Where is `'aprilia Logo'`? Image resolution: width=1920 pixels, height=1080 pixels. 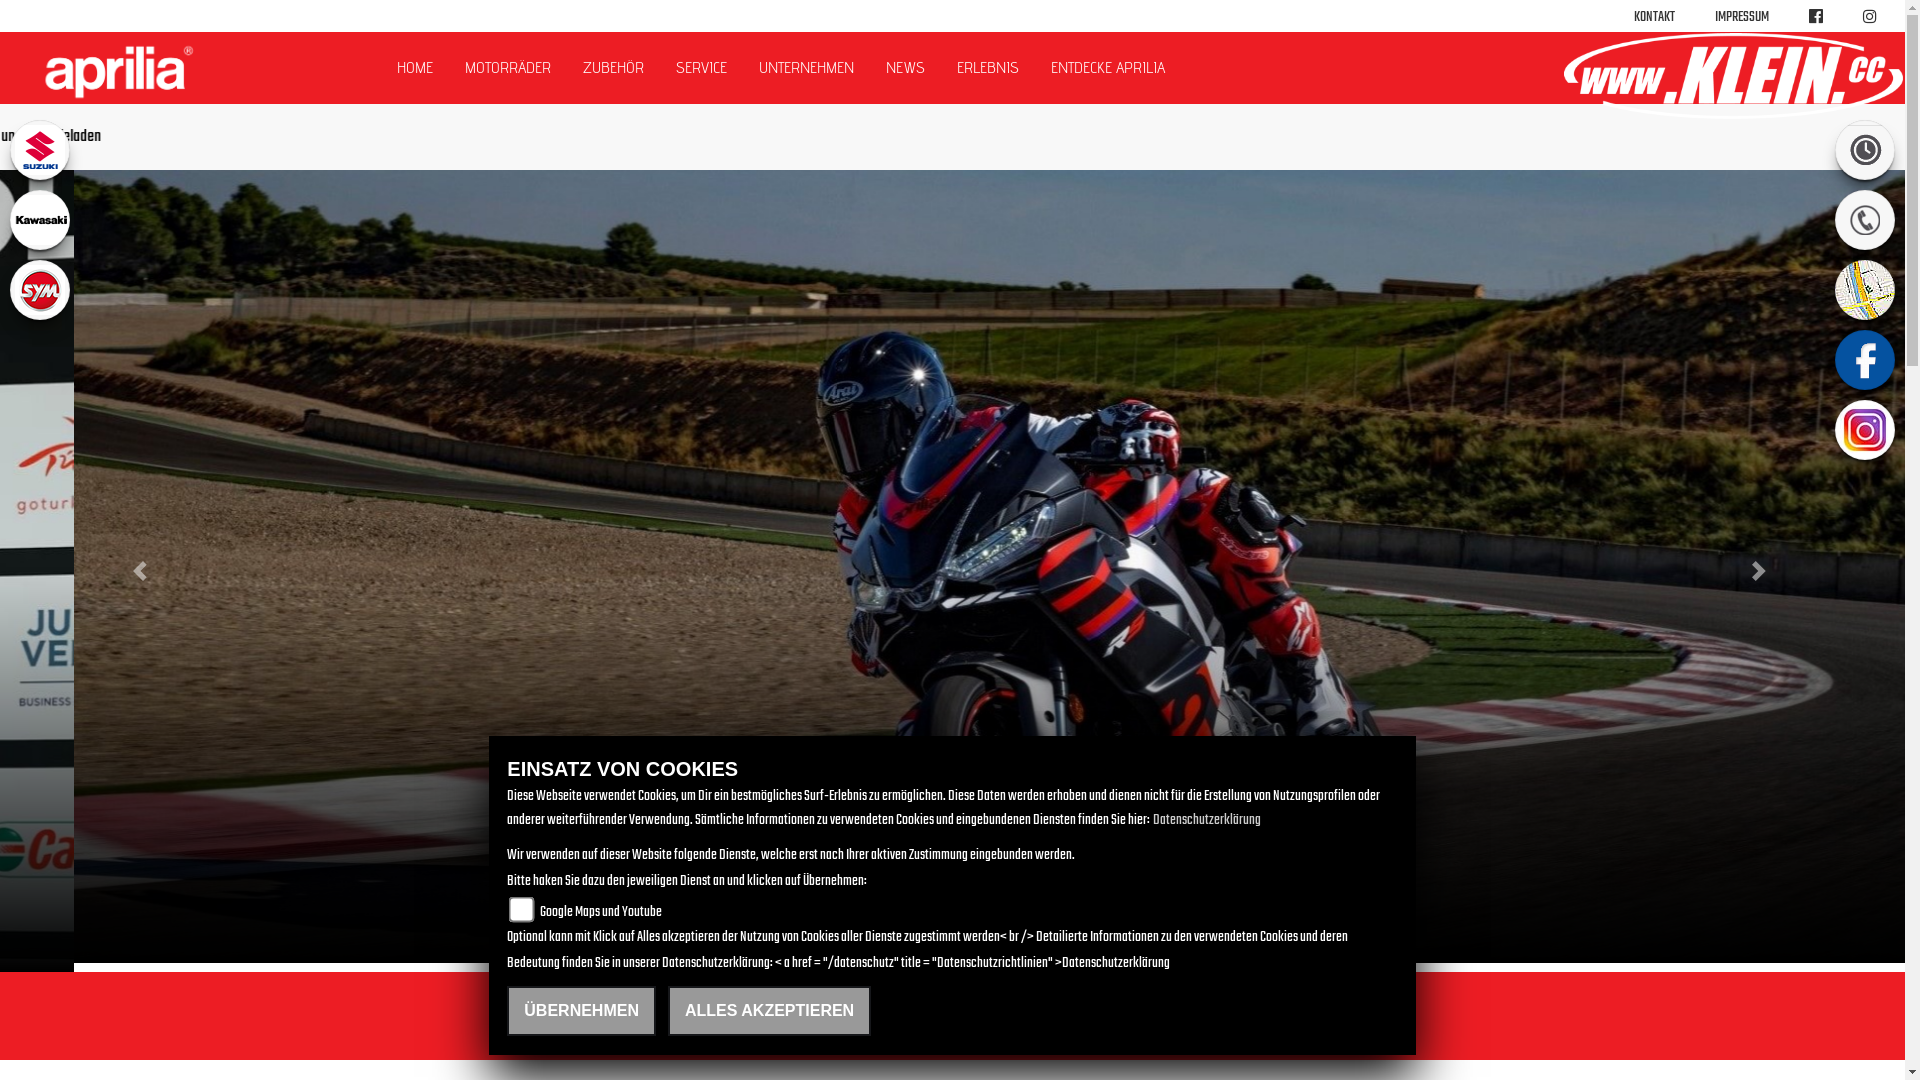
'aprilia Logo' is located at coordinates (117, 71).